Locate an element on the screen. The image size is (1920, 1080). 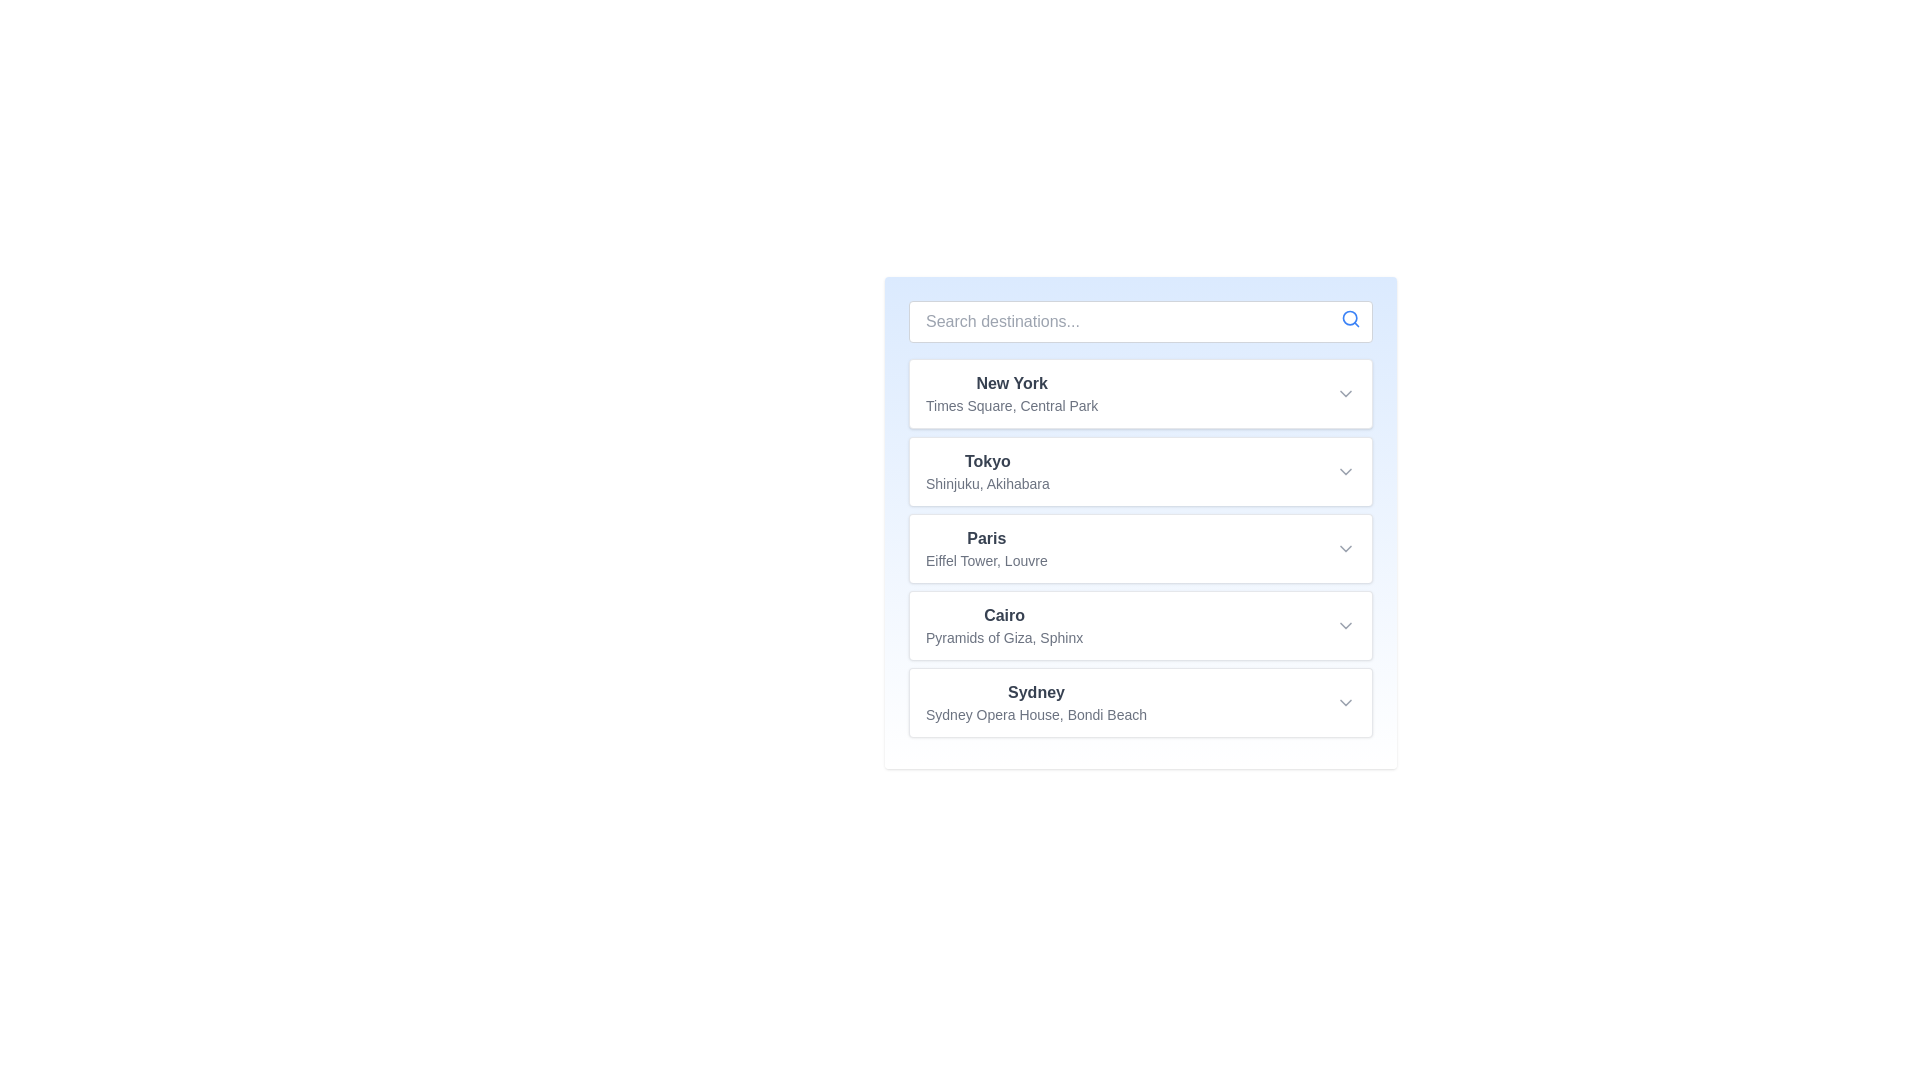
the fifth expandable list item labeled 'Sydney' is located at coordinates (1141, 701).